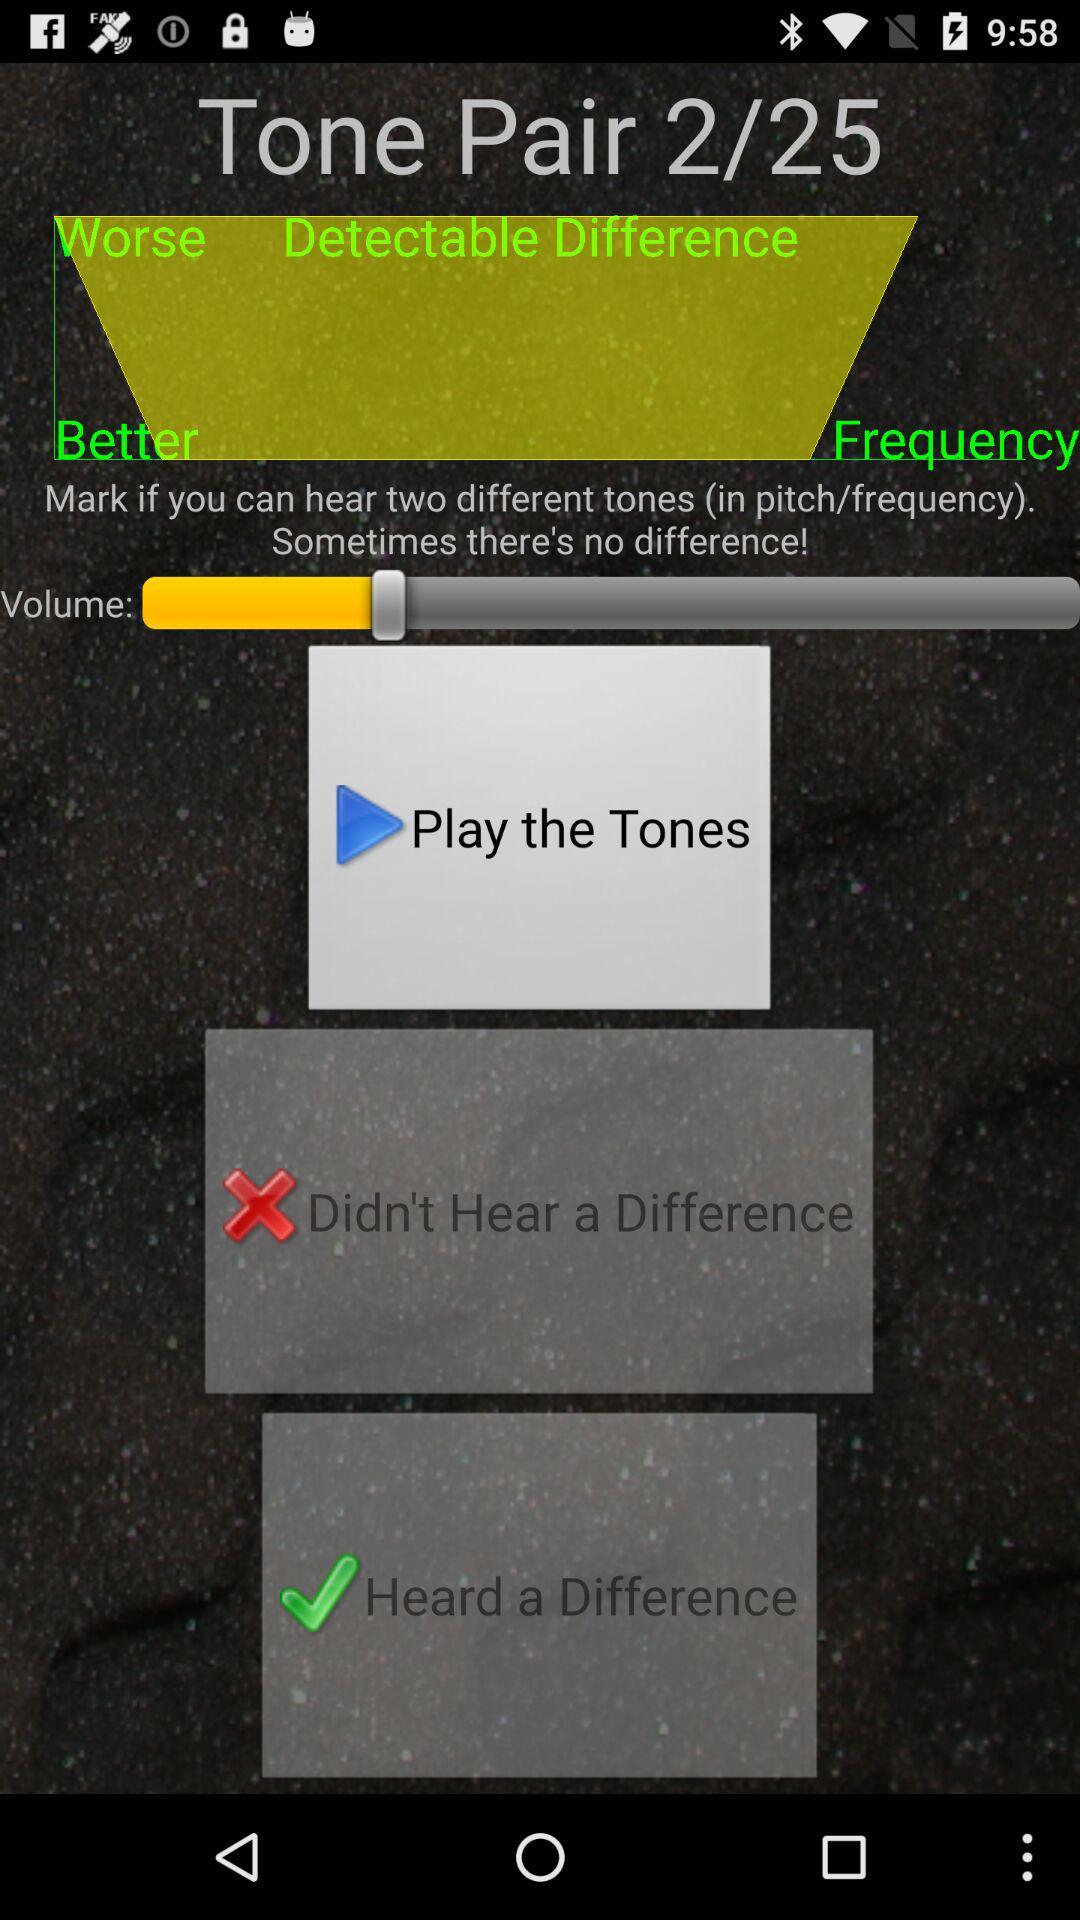  What do you see at coordinates (540, 833) in the screenshot?
I see `icon next to volume:  icon` at bounding box center [540, 833].